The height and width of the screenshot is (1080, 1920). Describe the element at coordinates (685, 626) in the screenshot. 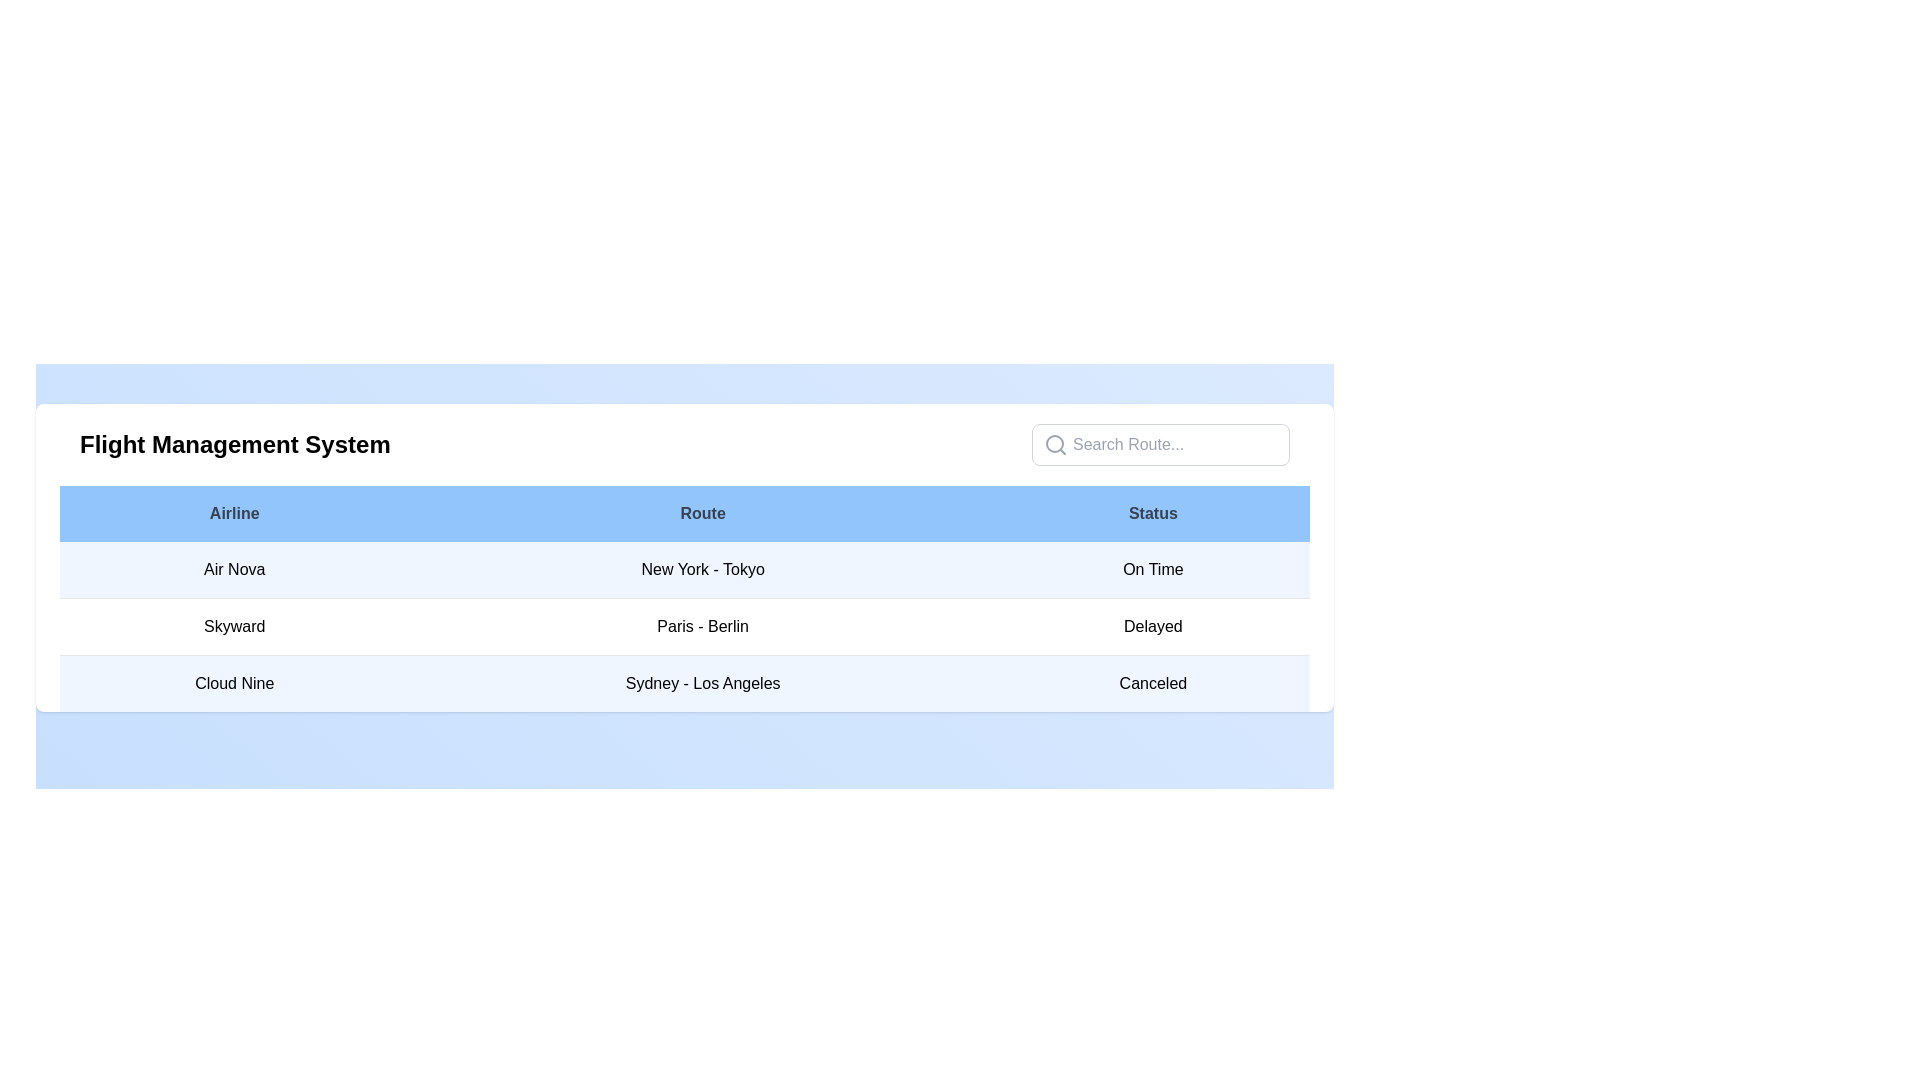

I see `text content of the middle row in the flight information table, which includes 'Skyward', 'Paris - Berlin', and 'Delayed'` at that location.